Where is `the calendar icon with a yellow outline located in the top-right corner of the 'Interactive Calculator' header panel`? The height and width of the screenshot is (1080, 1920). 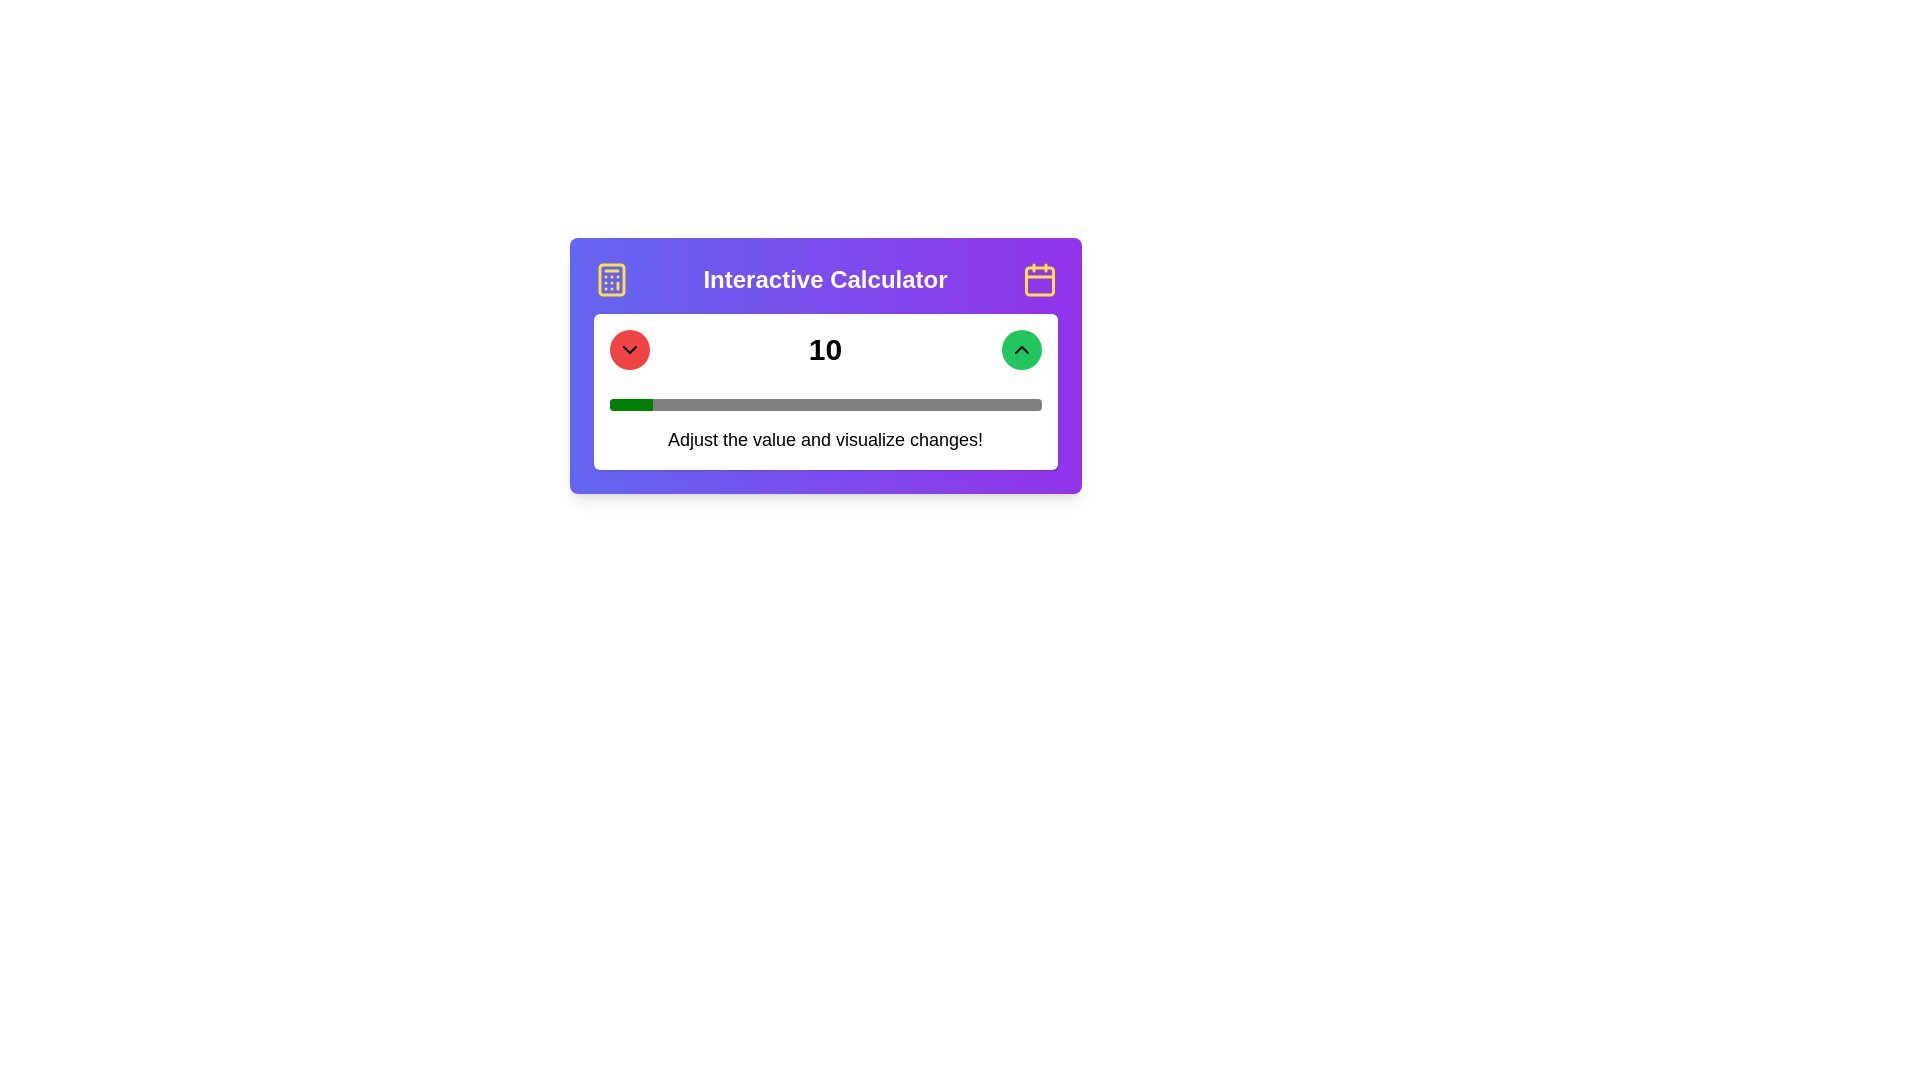 the calendar icon with a yellow outline located in the top-right corner of the 'Interactive Calculator' header panel is located at coordinates (1039, 280).